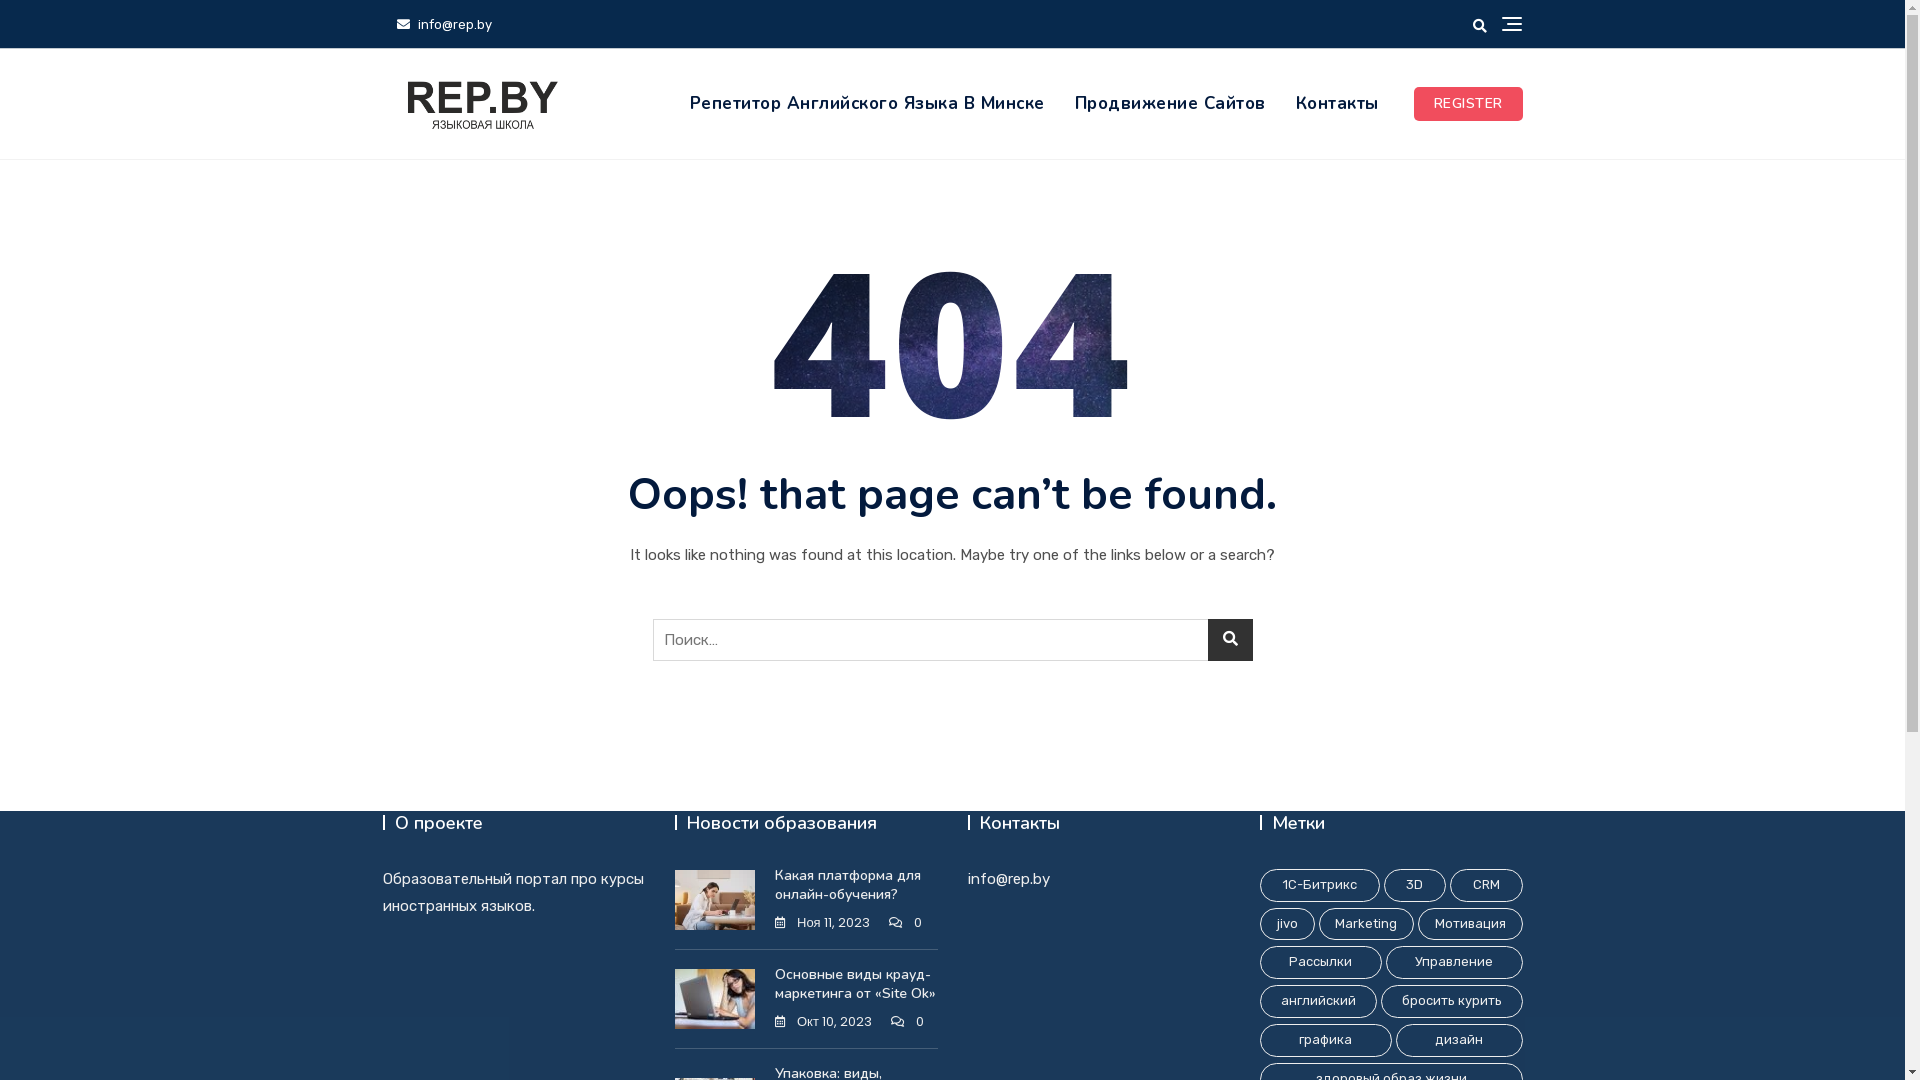 The image size is (1920, 1080). What do you see at coordinates (1365, 924) in the screenshot?
I see `'Marketing'` at bounding box center [1365, 924].